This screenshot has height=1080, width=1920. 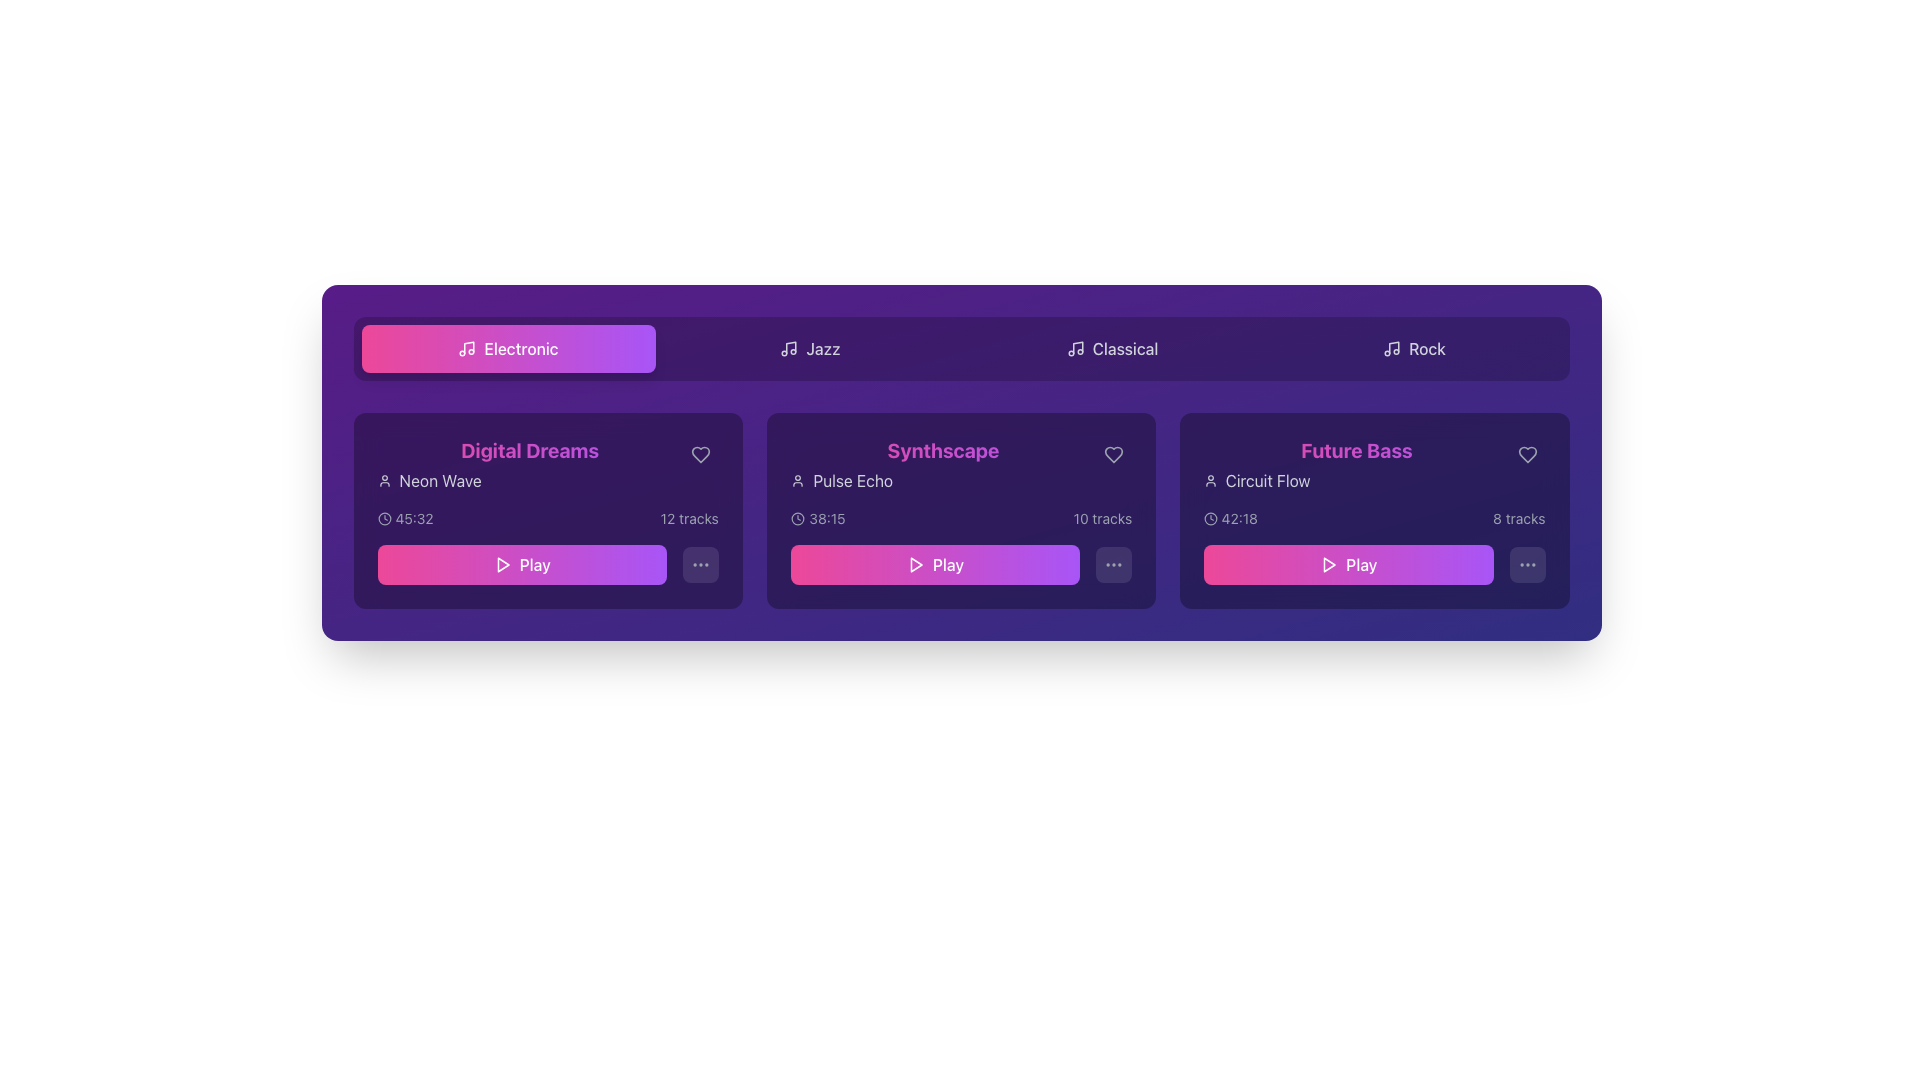 I want to click on the state of the heart icon in the top-right corner of the 'Digital Dreams' card to check if the item is favorited or not, so click(x=700, y=455).